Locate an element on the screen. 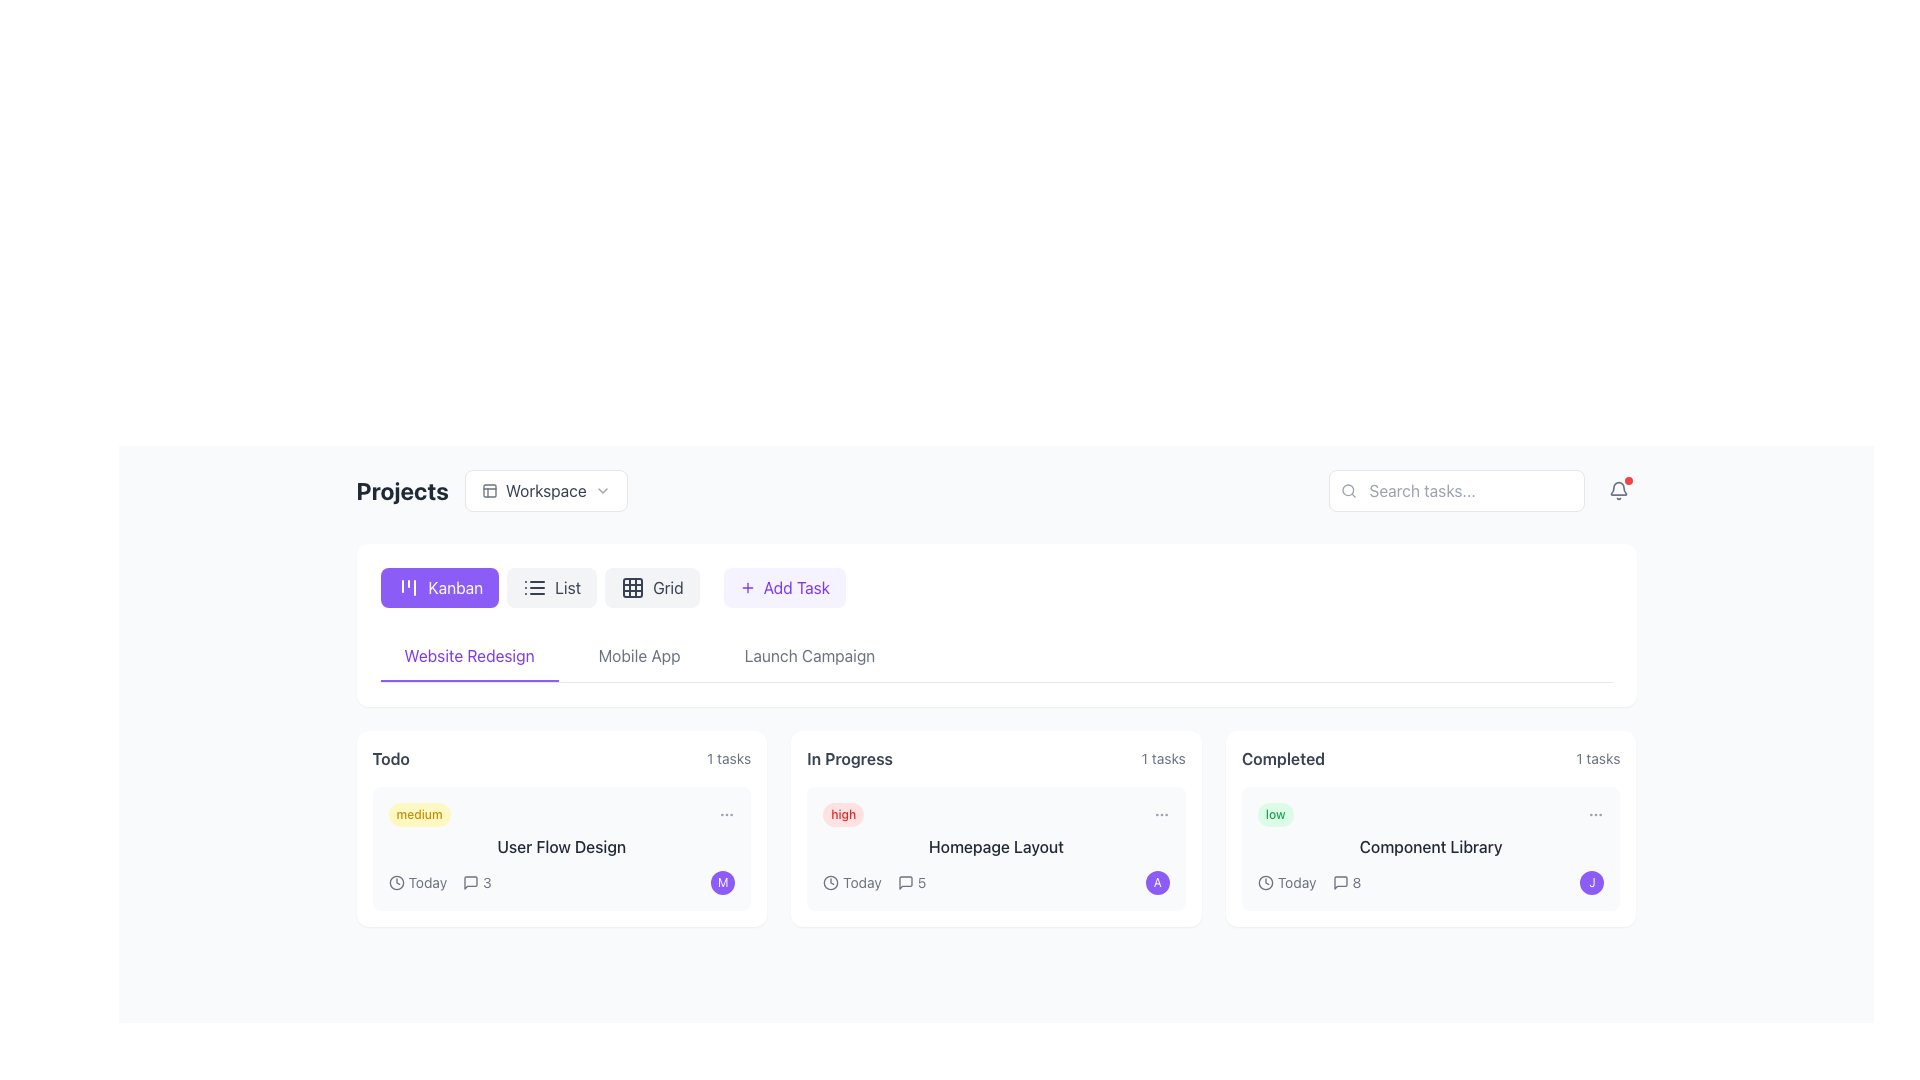 The height and width of the screenshot is (1080, 1920). the button that switches the view mode to a list layout, positioned between the 'Kanban' button on the left and the 'Grid' button on the right, in the top-central area under the 'Projects' header to observe styling changes is located at coordinates (552, 586).